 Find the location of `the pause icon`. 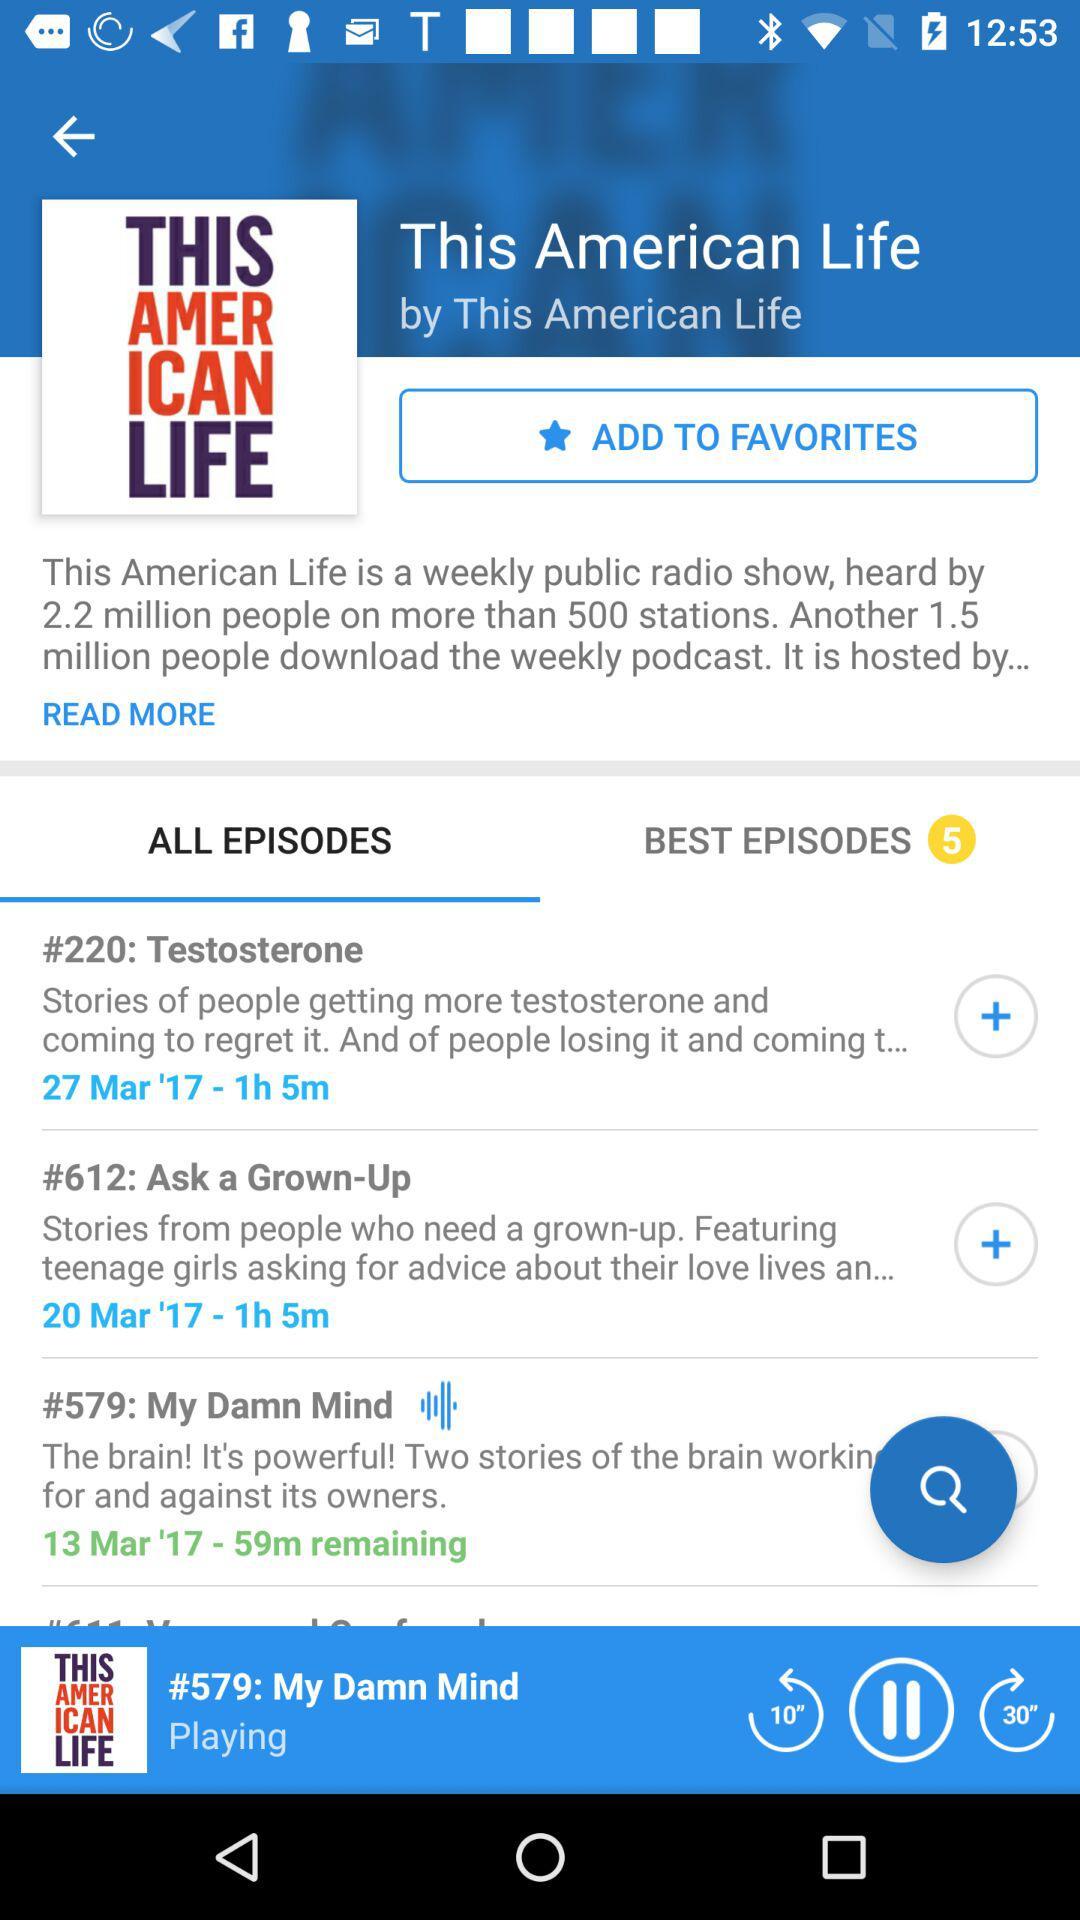

the pause icon is located at coordinates (901, 1708).